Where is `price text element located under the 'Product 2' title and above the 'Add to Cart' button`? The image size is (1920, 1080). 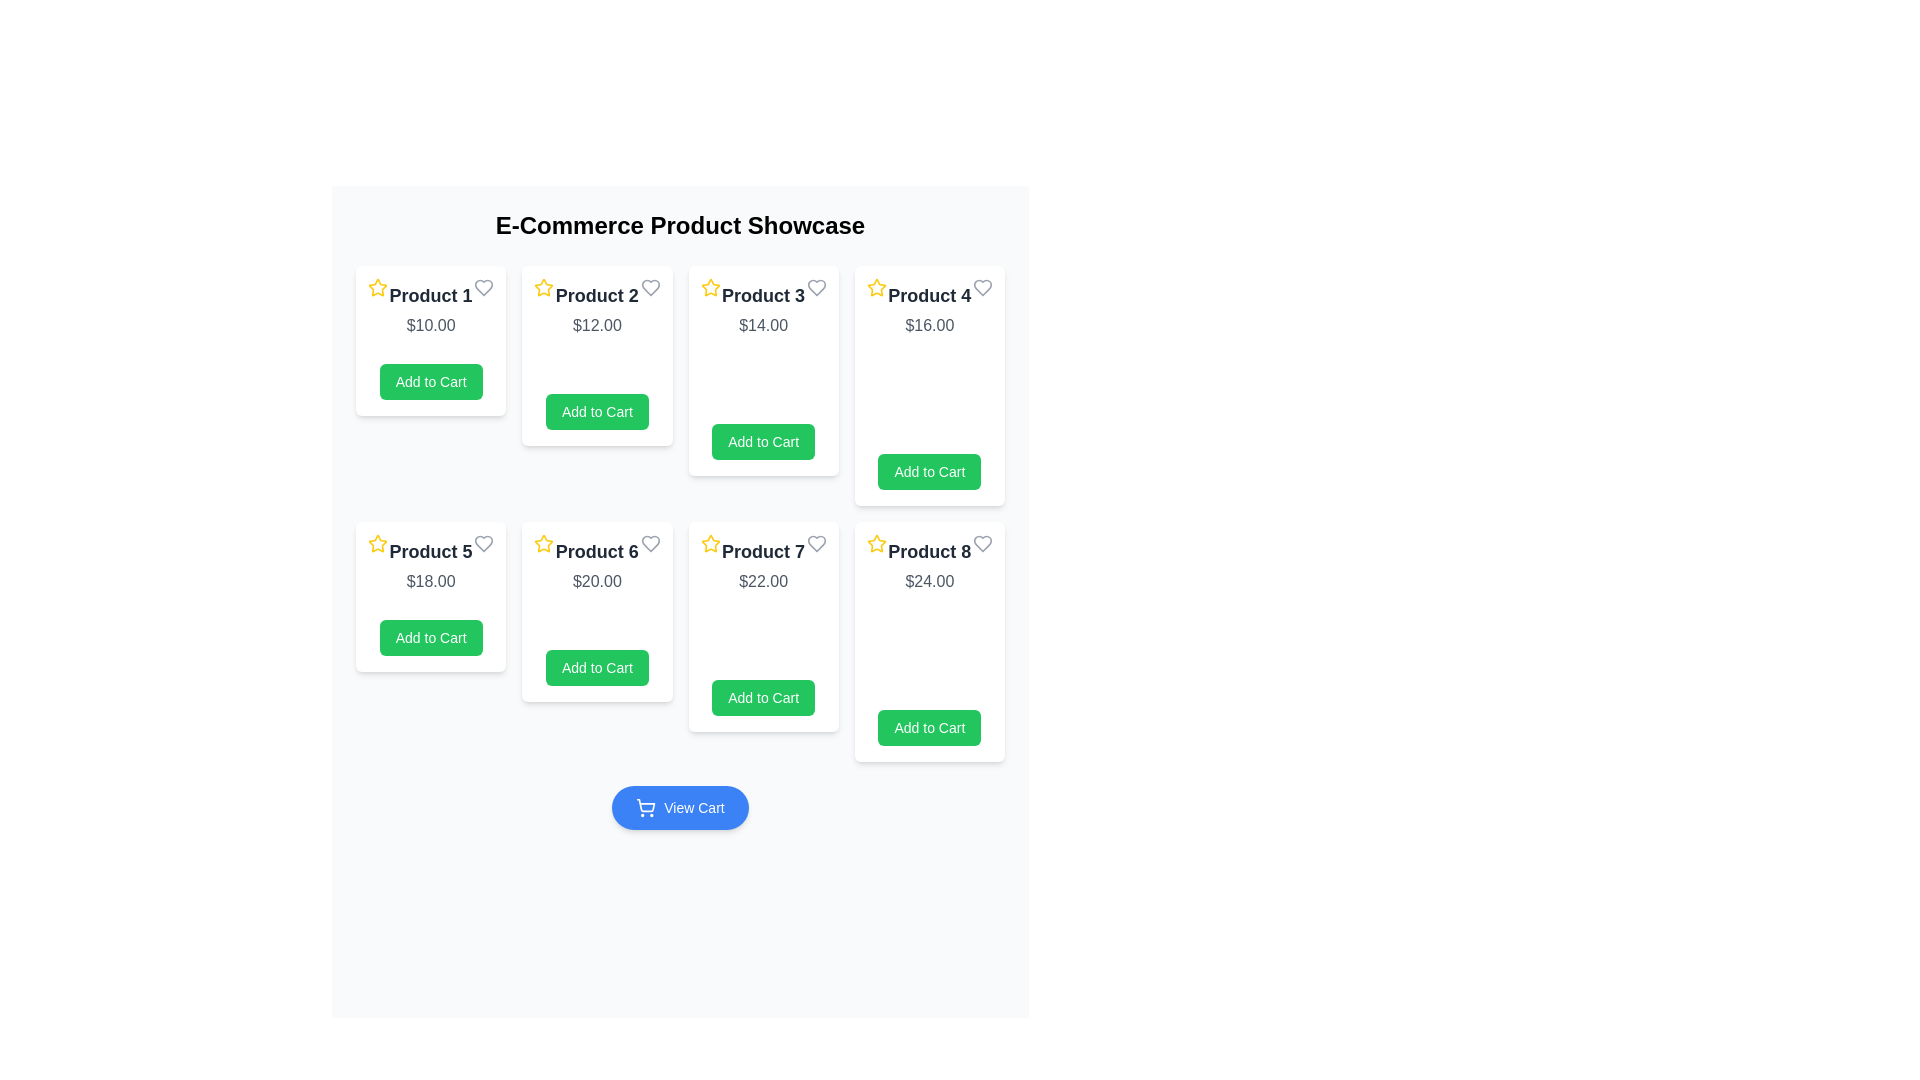 price text element located under the 'Product 2' title and above the 'Add to Cart' button is located at coordinates (596, 325).